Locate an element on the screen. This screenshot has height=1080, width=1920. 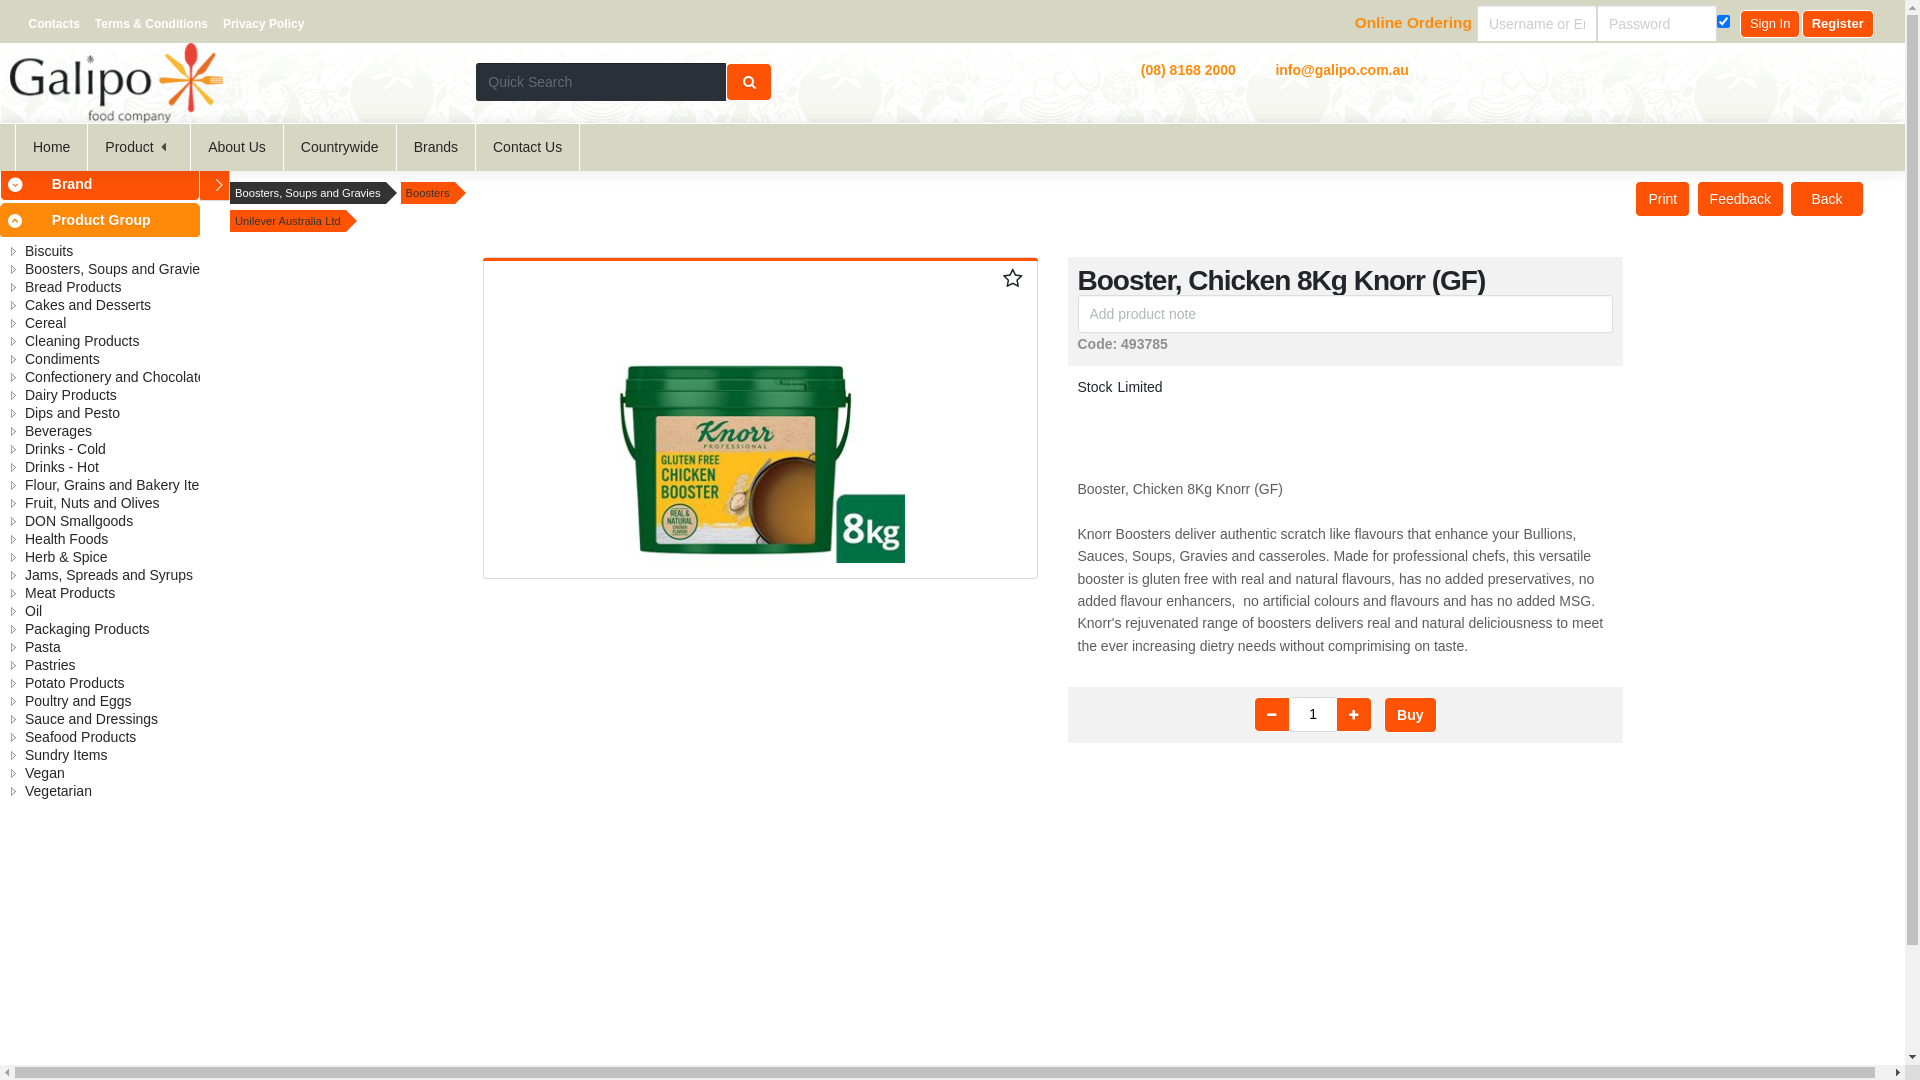
'Brands' is located at coordinates (435, 145).